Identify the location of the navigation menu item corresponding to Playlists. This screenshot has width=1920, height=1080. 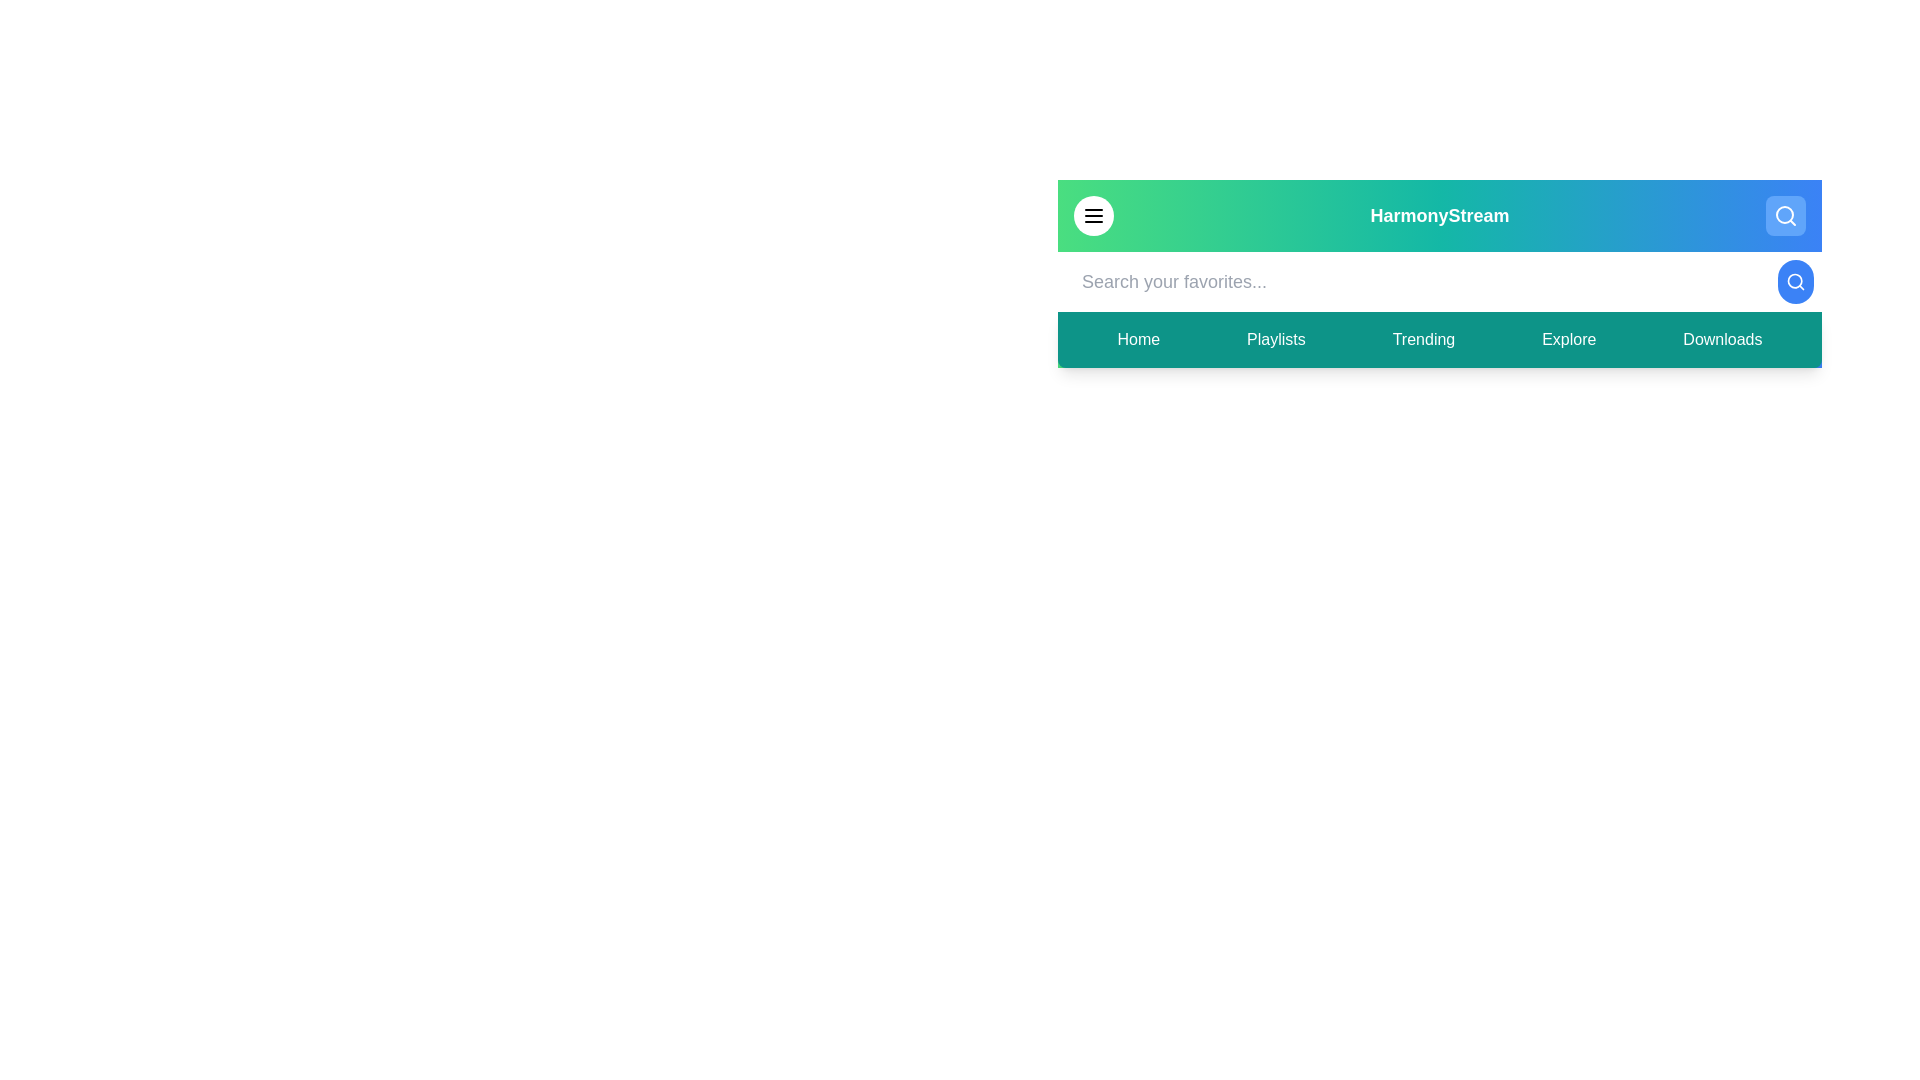
(1275, 338).